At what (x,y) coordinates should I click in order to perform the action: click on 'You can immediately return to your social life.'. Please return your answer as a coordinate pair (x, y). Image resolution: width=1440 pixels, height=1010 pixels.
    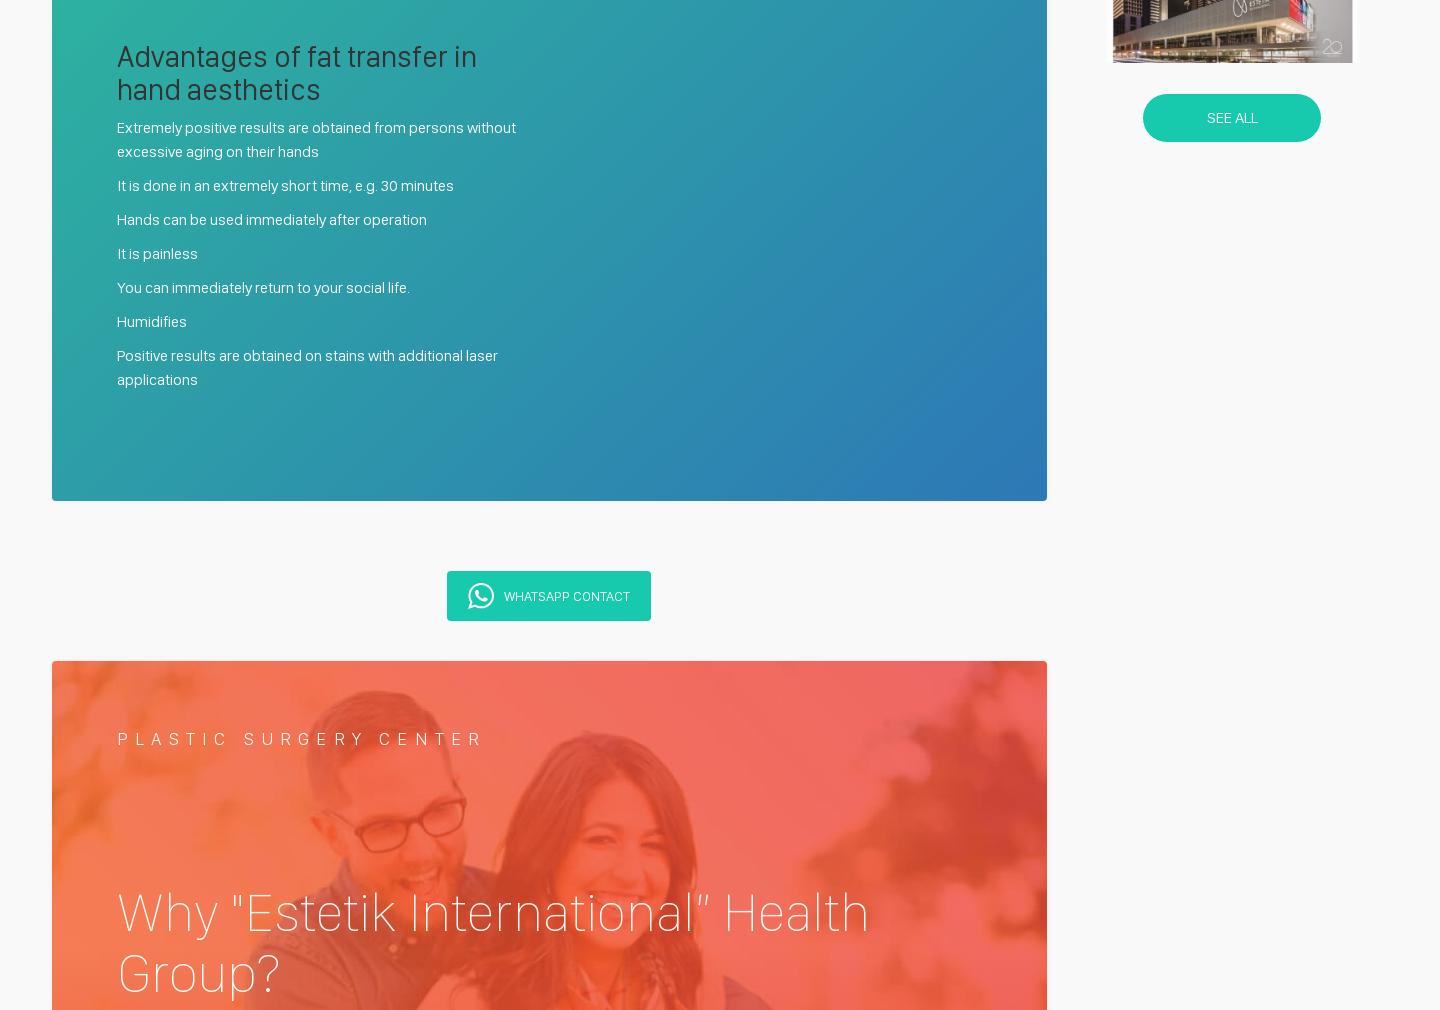
    Looking at the image, I should click on (262, 287).